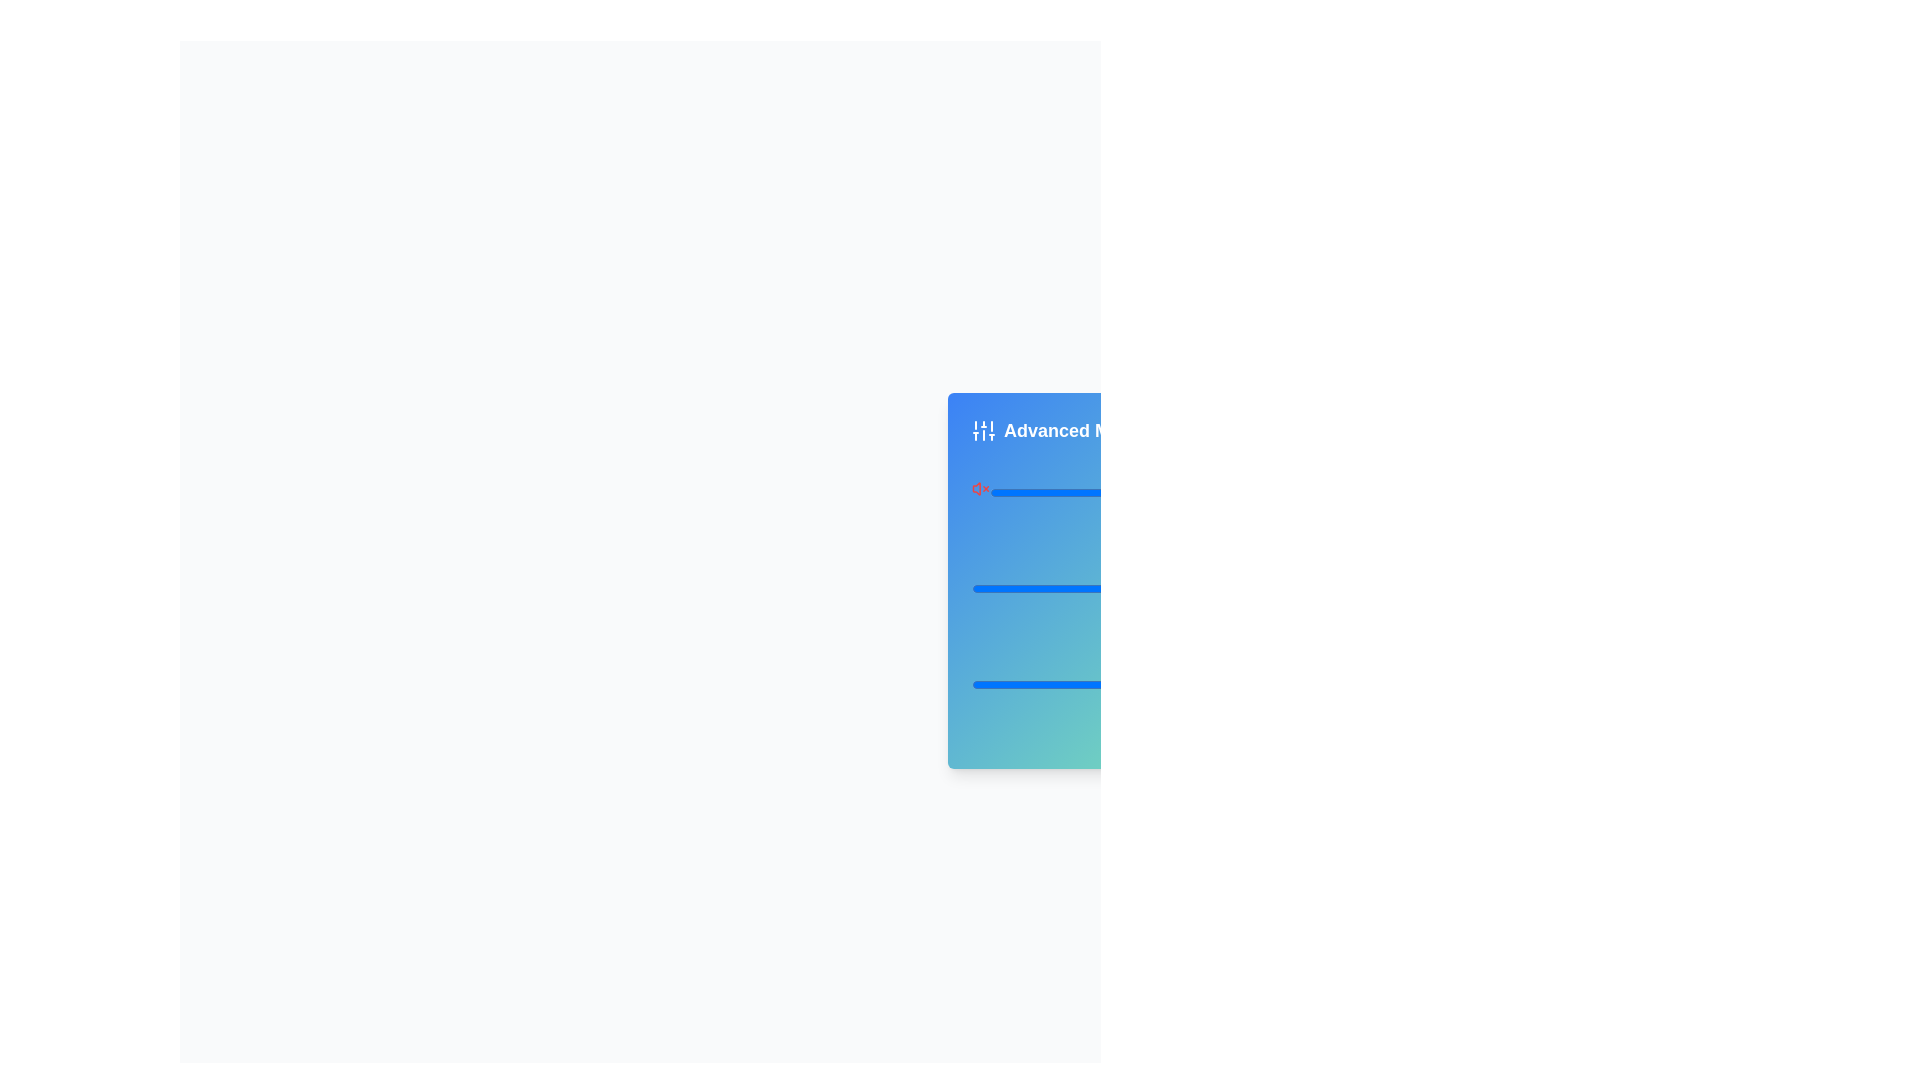 The width and height of the screenshot is (1920, 1080). Describe the element at coordinates (1197, 485) in the screenshot. I see `the slider value` at that location.